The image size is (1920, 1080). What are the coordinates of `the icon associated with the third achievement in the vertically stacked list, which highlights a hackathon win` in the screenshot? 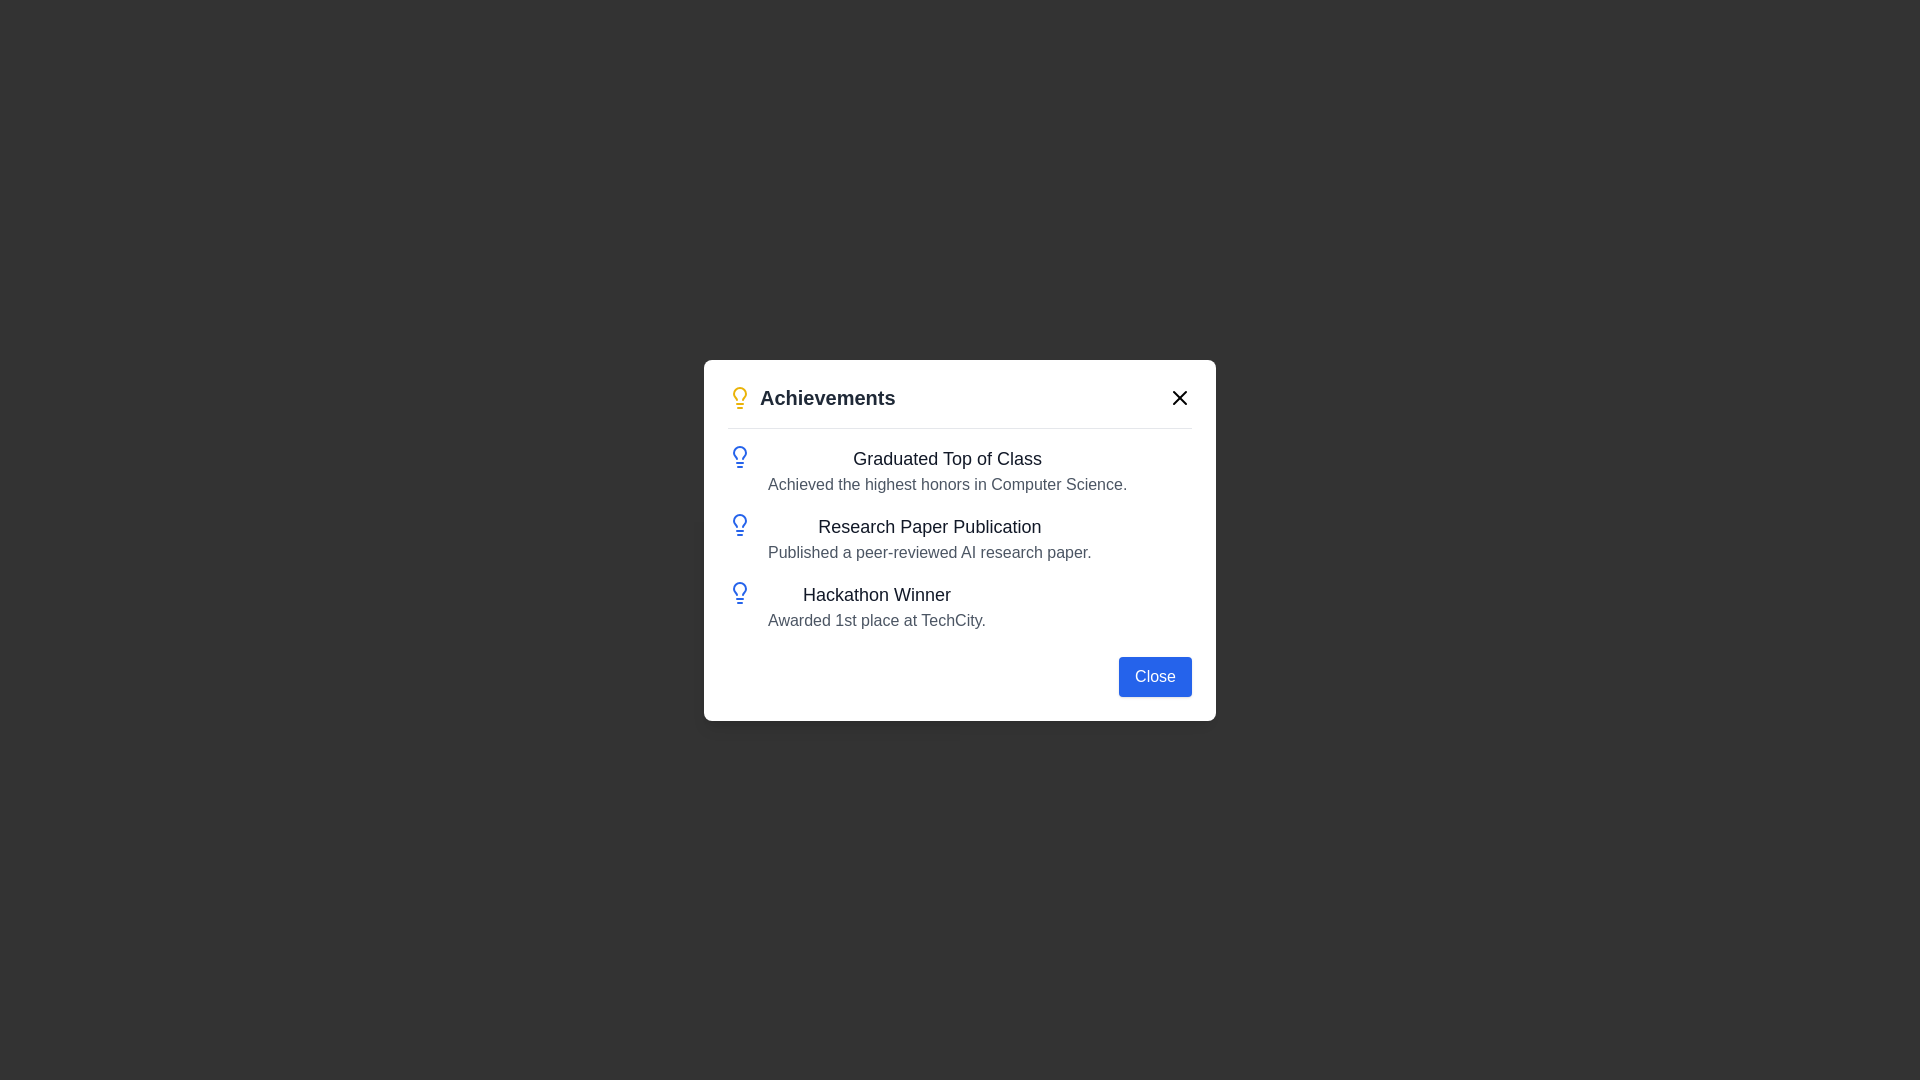 It's located at (960, 605).